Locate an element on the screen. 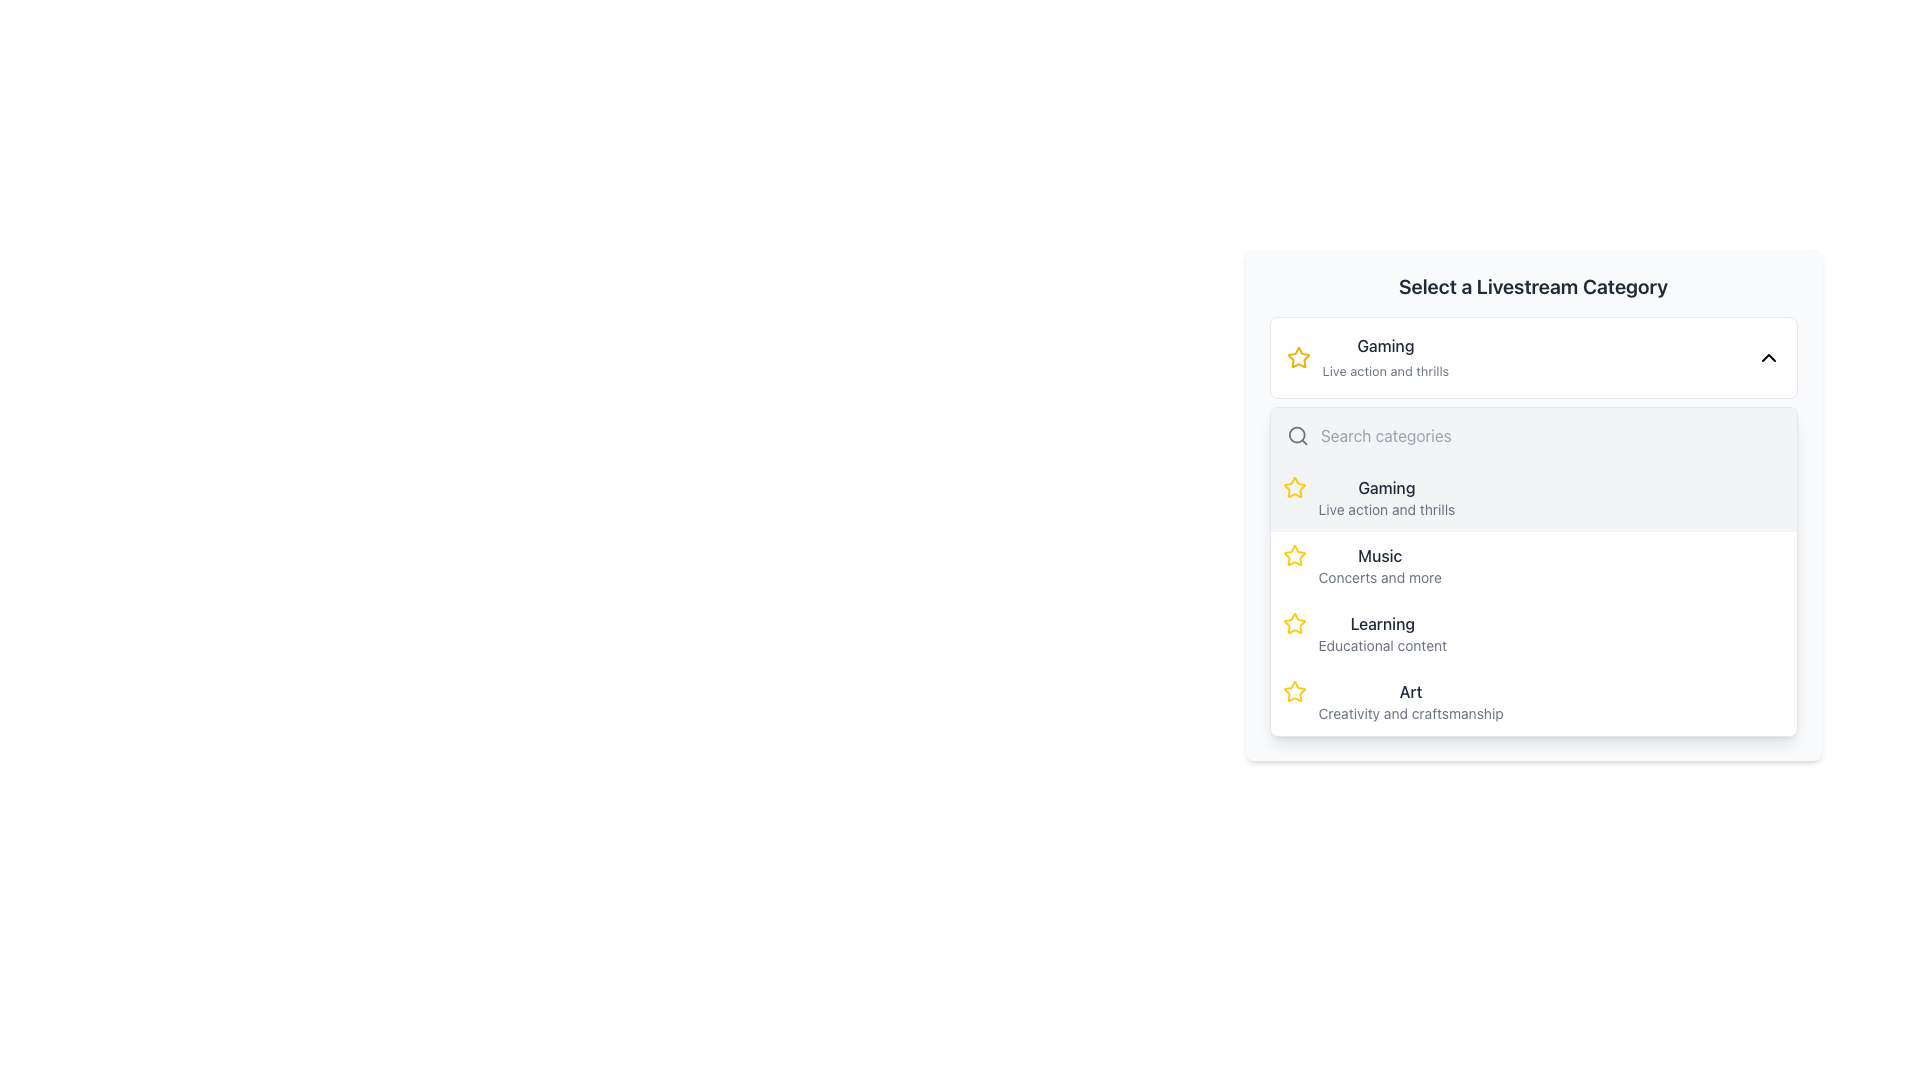 The height and width of the screenshot is (1080, 1920). the 'Gaming' text label element, which is styled in bold with dark gray color, serving as the title of a section in a dropdown menu is located at coordinates (1384, 345).